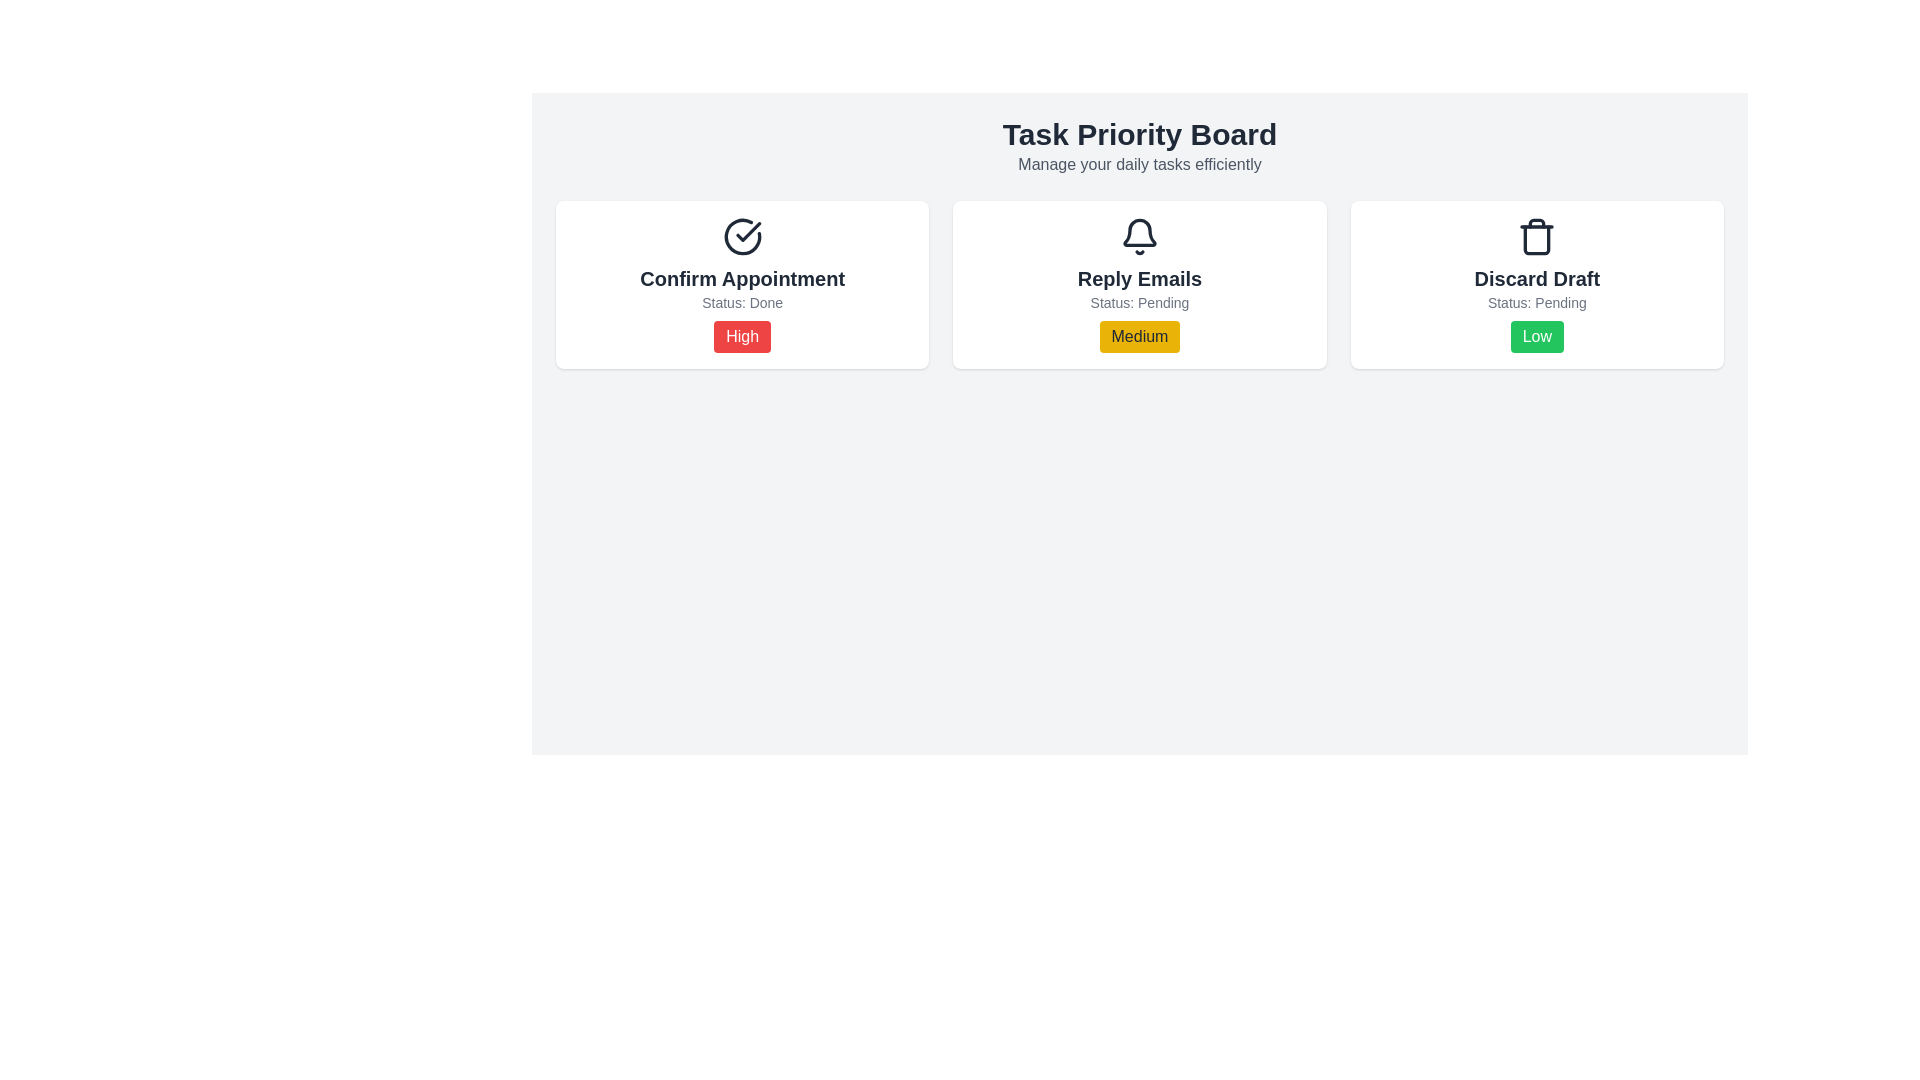  I want to click on the 'Medium' label button, which is a yellow rectangular display with rounded edges located in the 'Reply Emails' panel under 'Status: Pending', so click(1139, 335).